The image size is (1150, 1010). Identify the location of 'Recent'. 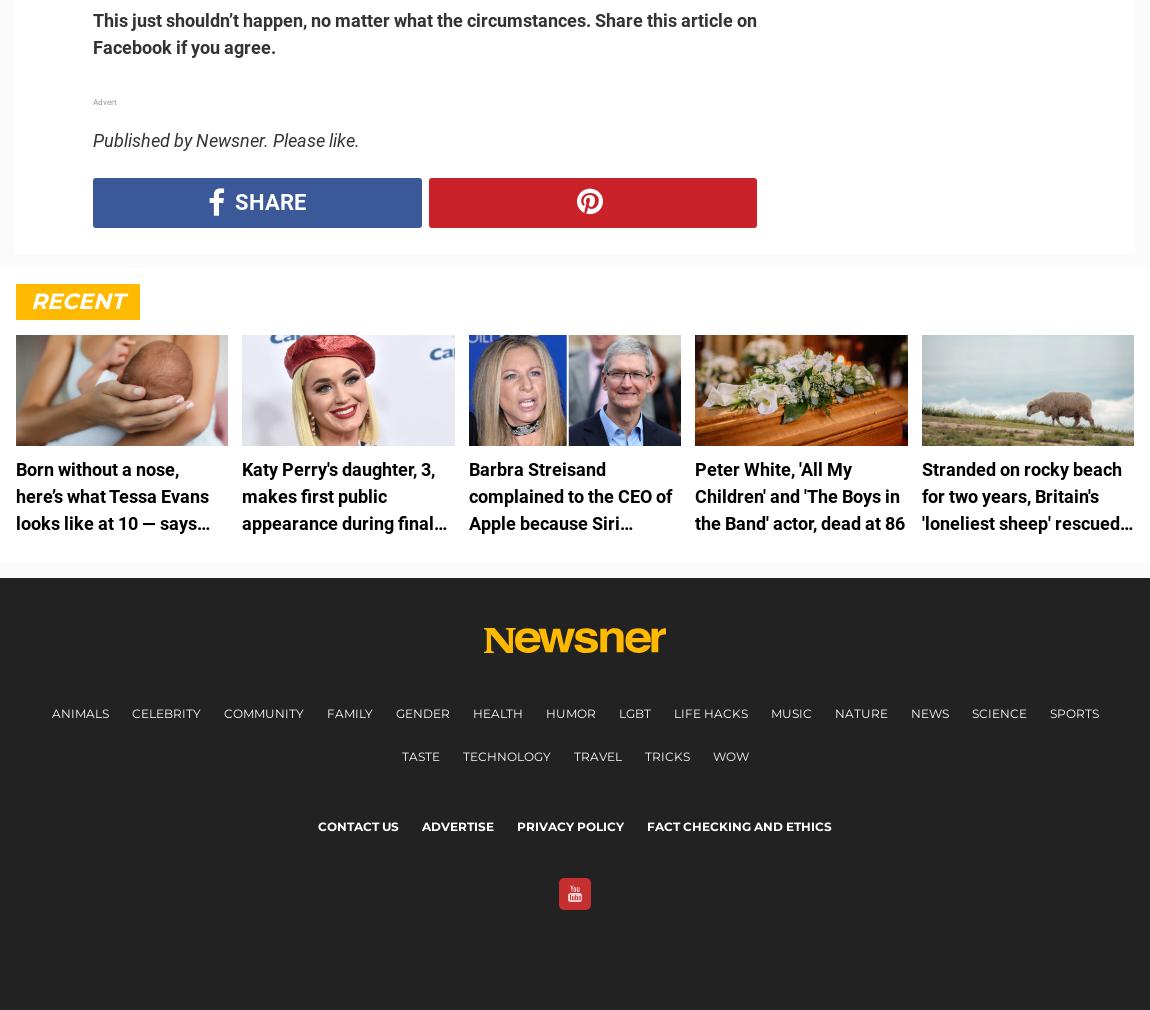
(76, 300).